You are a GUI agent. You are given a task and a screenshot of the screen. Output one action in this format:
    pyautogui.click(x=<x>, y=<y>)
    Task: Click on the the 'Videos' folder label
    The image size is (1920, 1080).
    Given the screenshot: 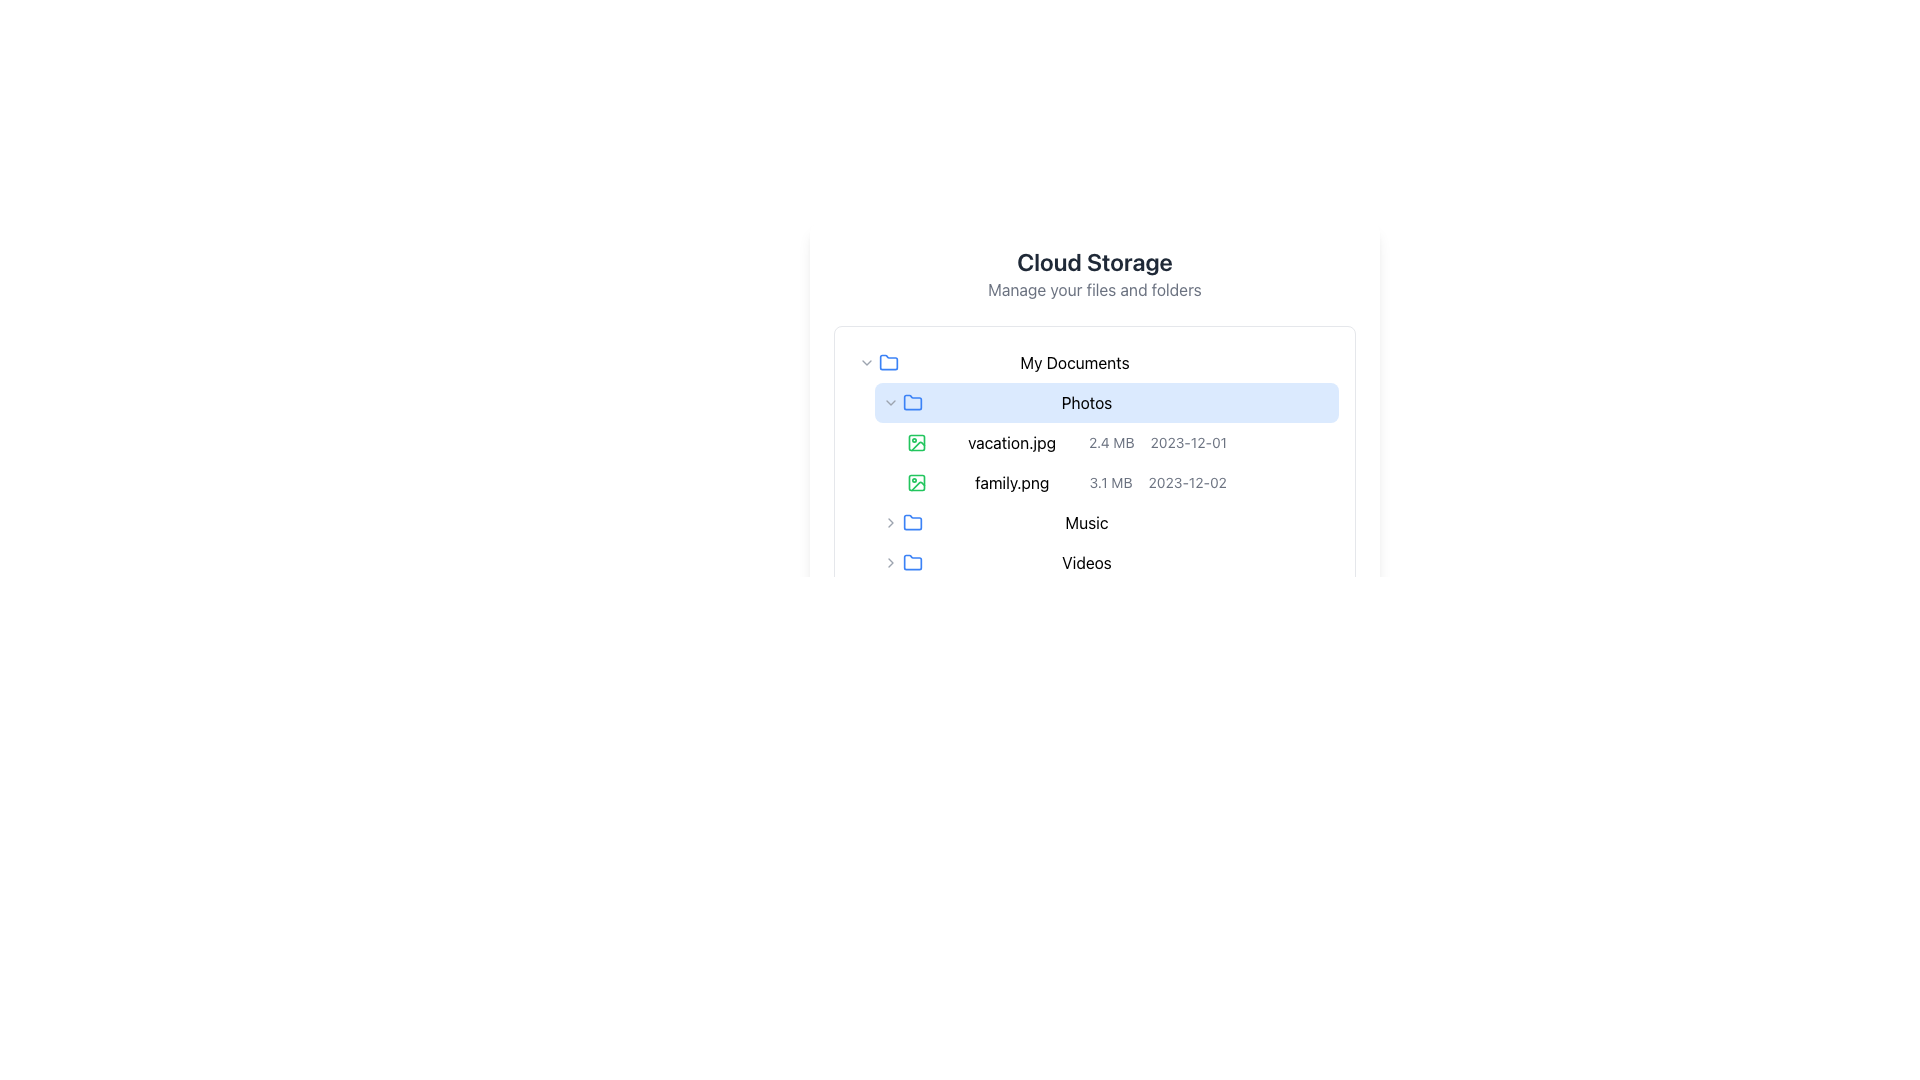 What is the action you would take?
    pyautogui.click(x=1106, y=563)
    